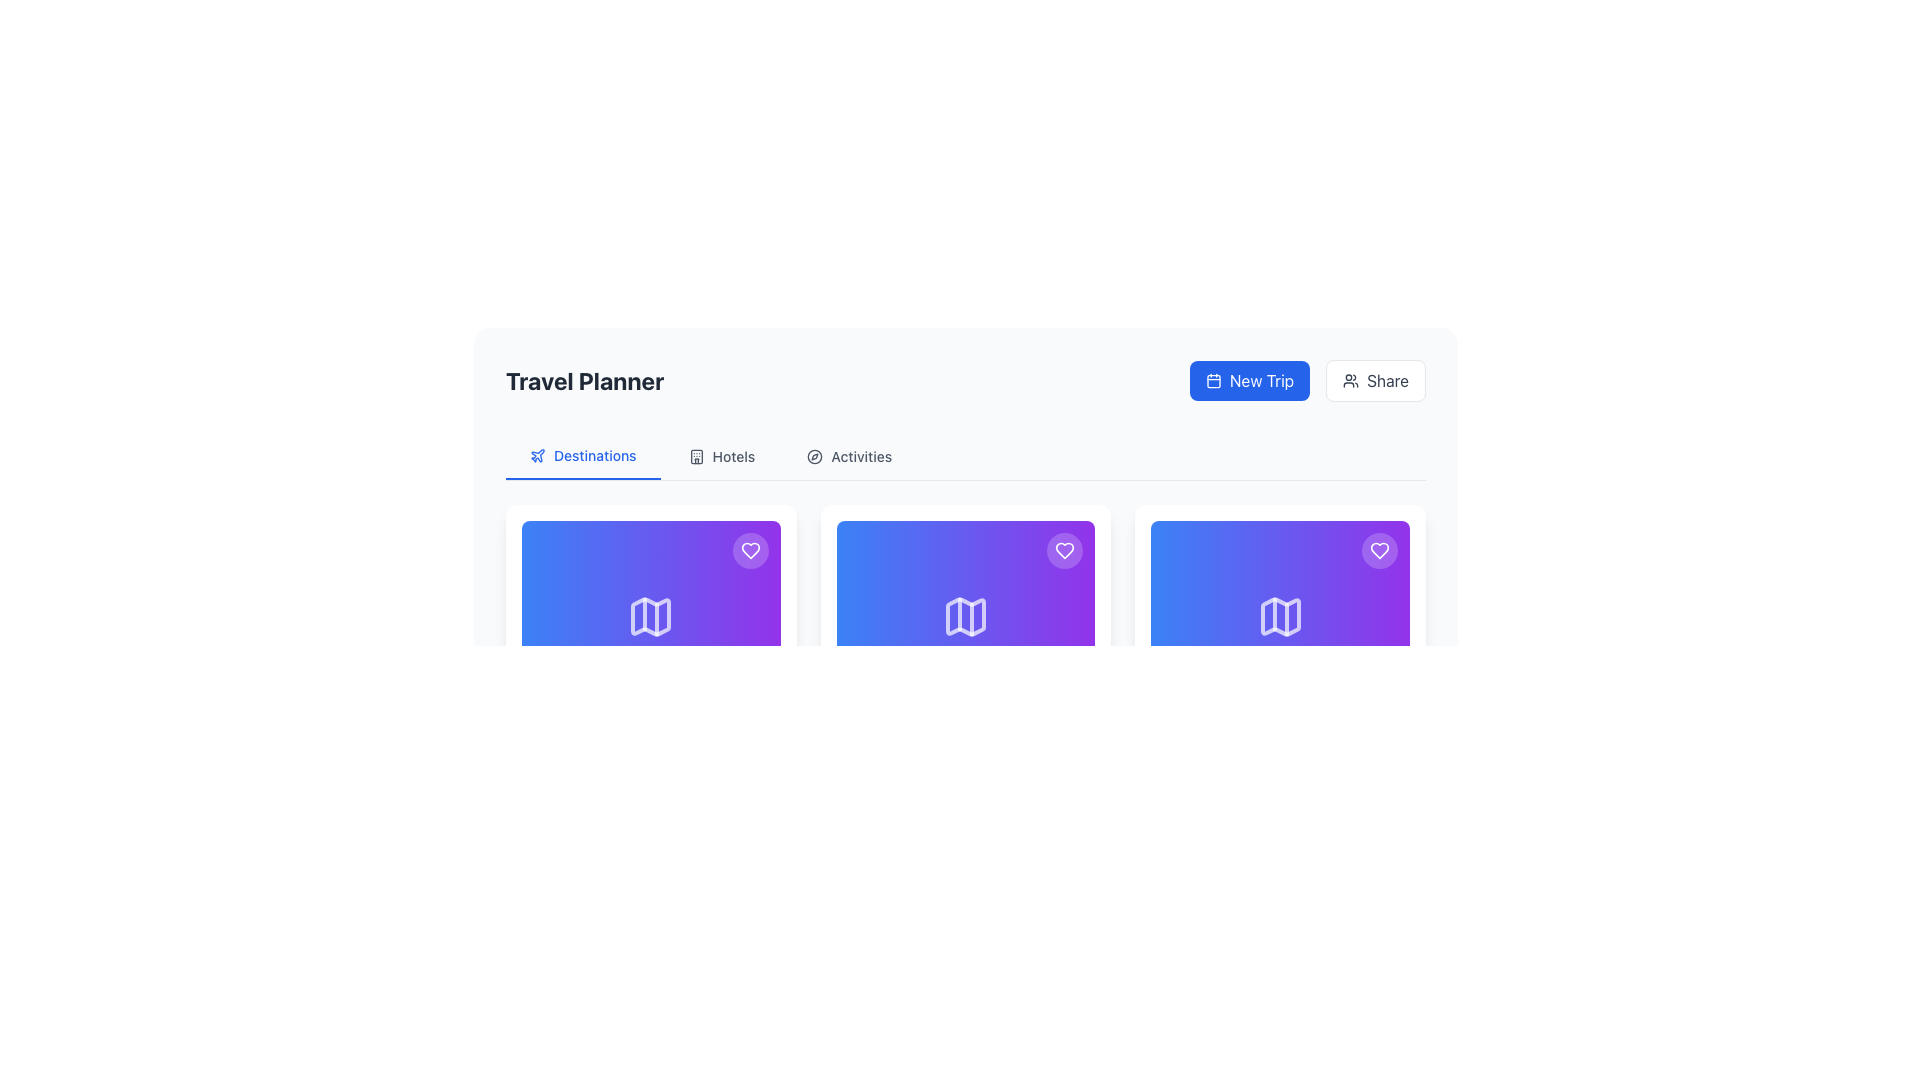 The width and height of the screenshot is (1920, 1080). Describe the element at coordinates (1378, 551) in the screenshot. I see `the circular button with a white heart outline on a gradient purple background, located in the top-right corner of the third card, to trigger visual feedback` at that location.